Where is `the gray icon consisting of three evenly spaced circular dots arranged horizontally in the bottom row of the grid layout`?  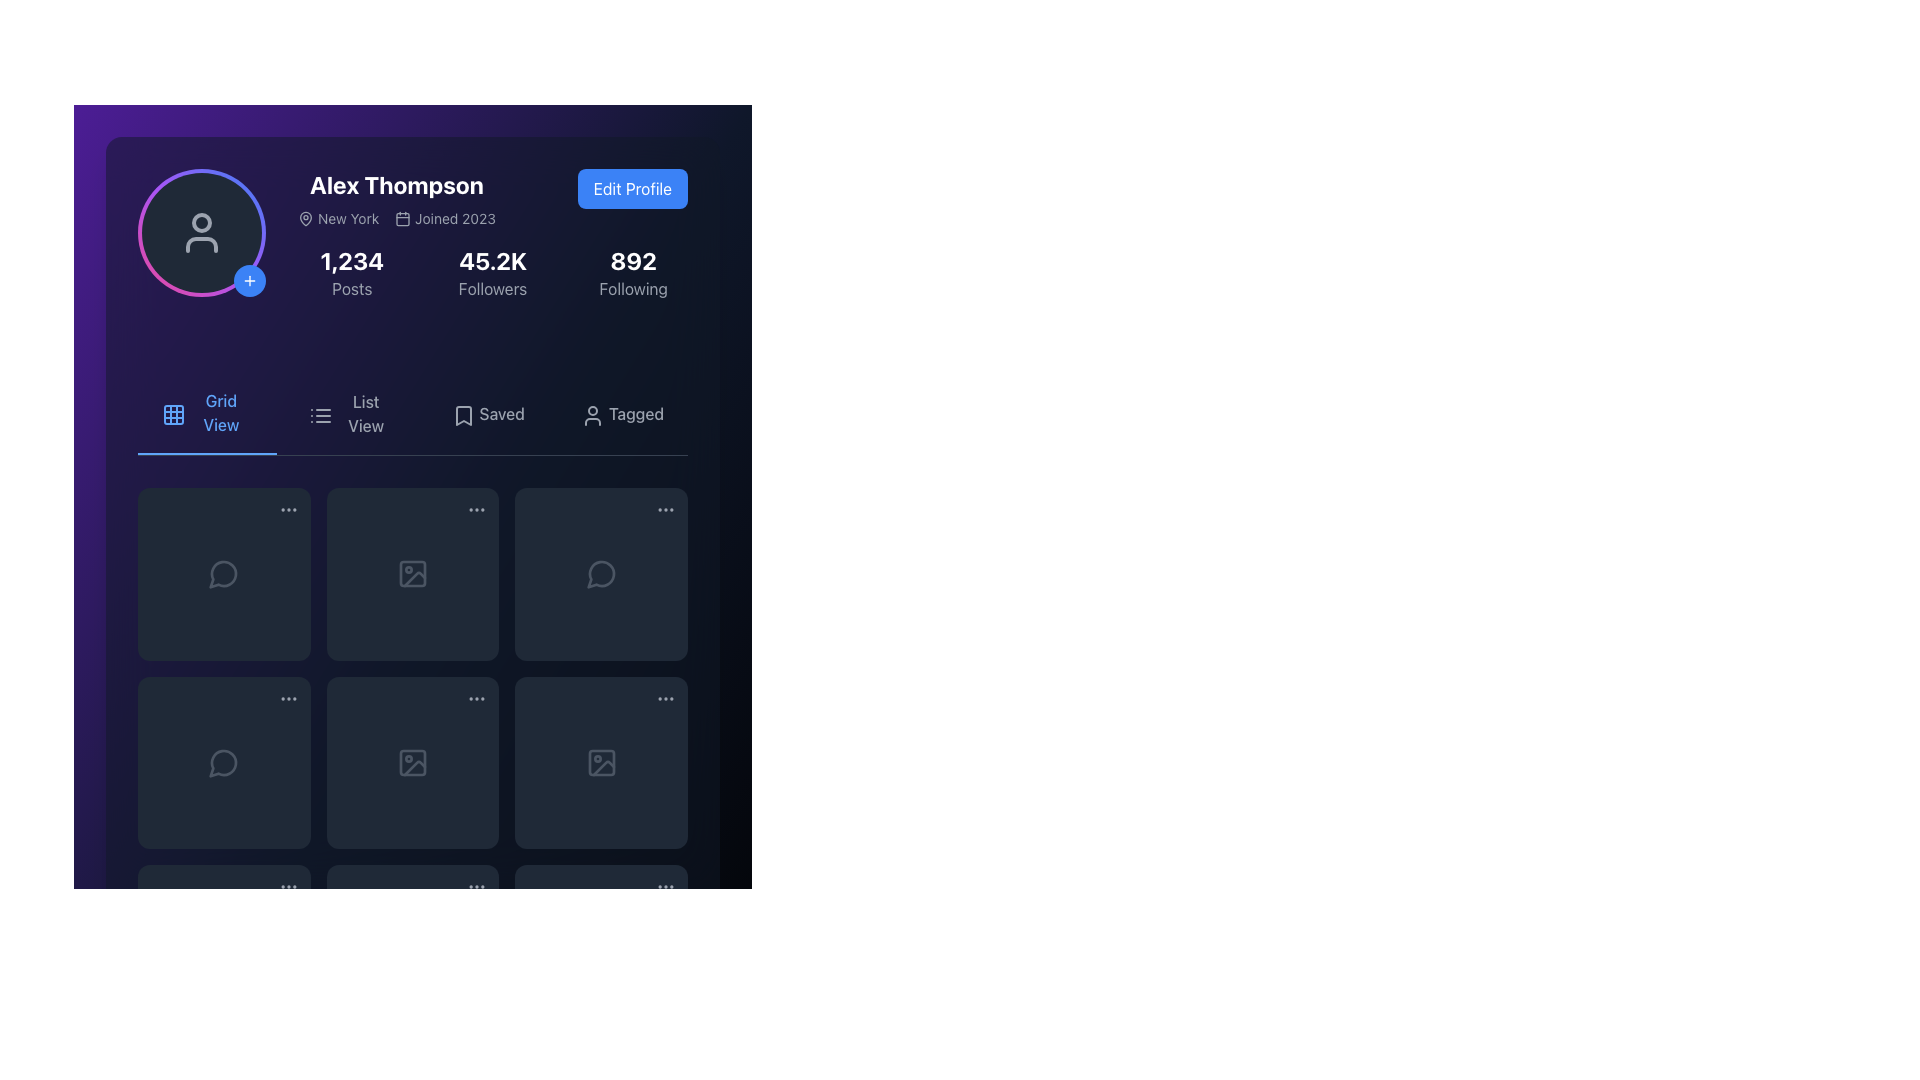
the gray icon consisting of three evenly spaced circular dots arranged horizontally in the bottom row of the grid layout is located at coordinates (287, 886).